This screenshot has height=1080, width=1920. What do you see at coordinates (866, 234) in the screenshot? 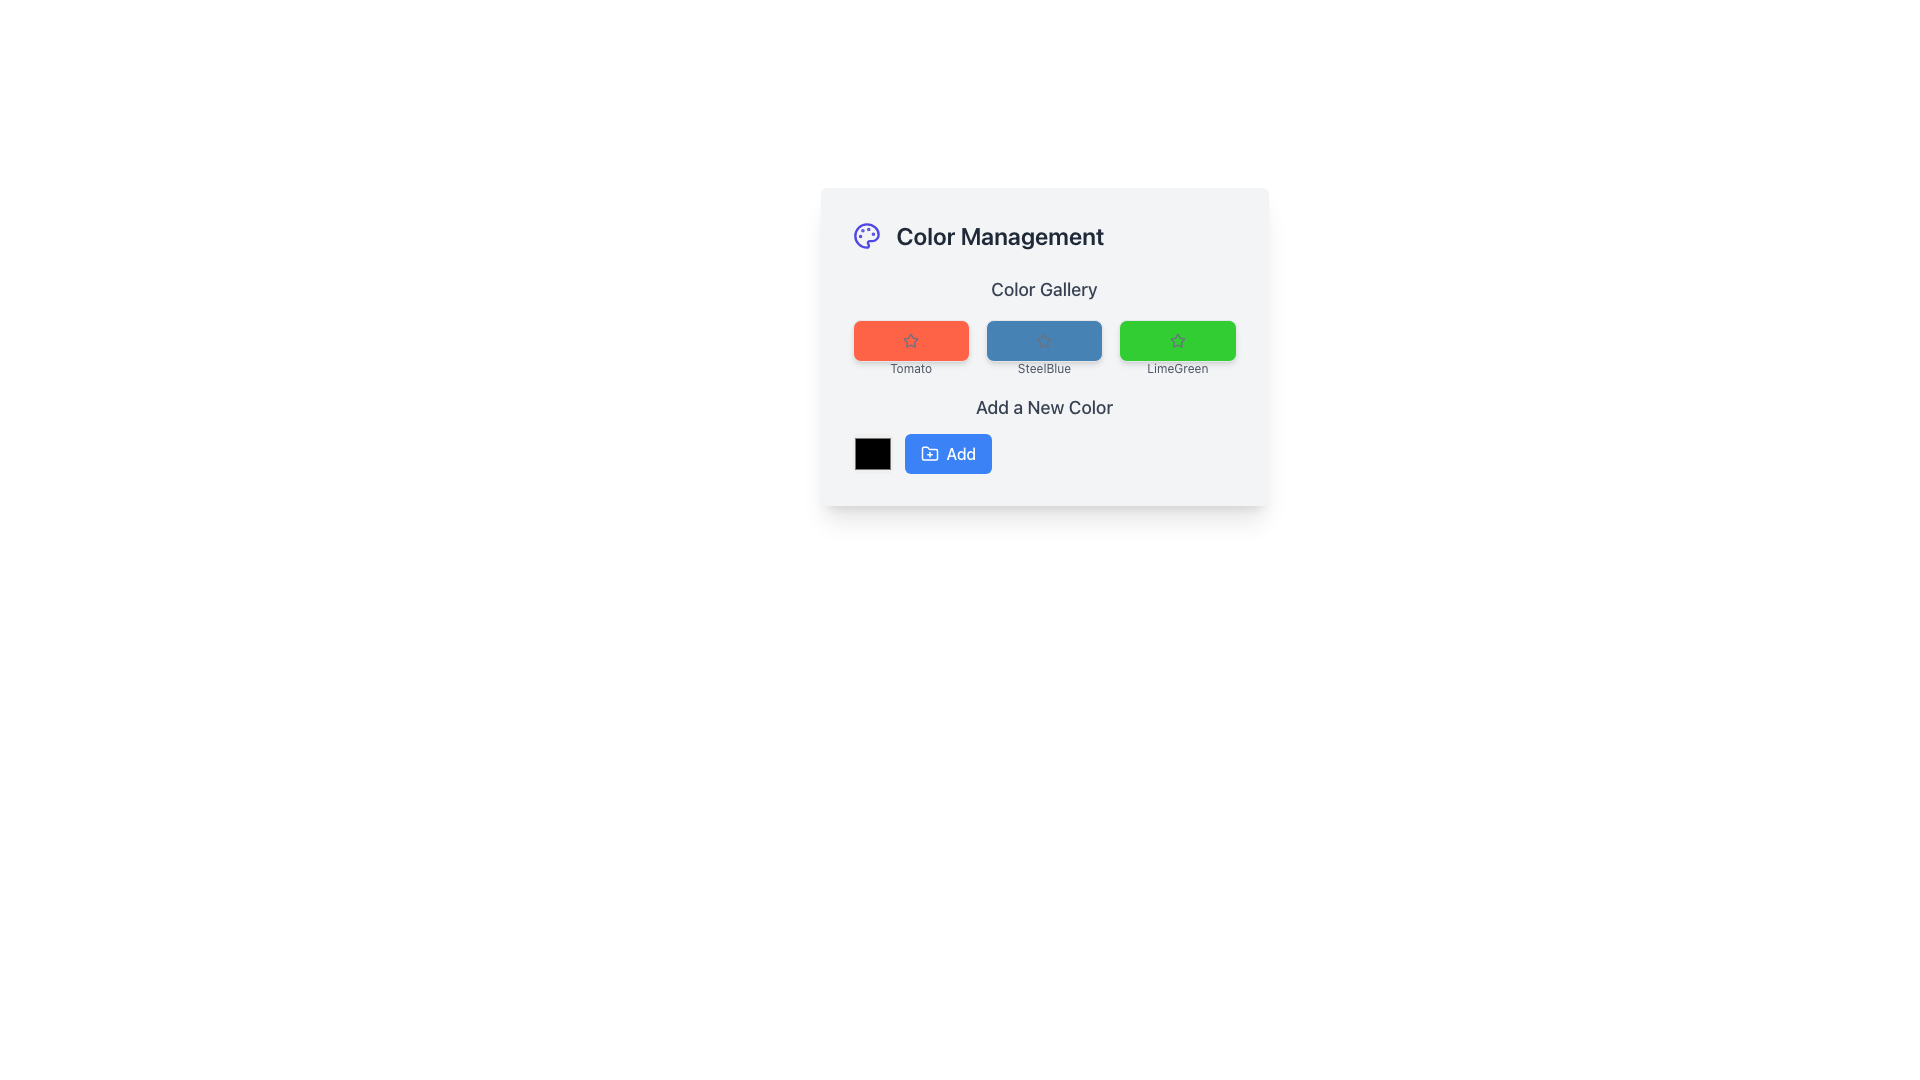
I see `the color management icon located in the top-left corner of the 'Color Management' section, which serves as a visual marker for color management functionality` at bounding box center [866, 234].